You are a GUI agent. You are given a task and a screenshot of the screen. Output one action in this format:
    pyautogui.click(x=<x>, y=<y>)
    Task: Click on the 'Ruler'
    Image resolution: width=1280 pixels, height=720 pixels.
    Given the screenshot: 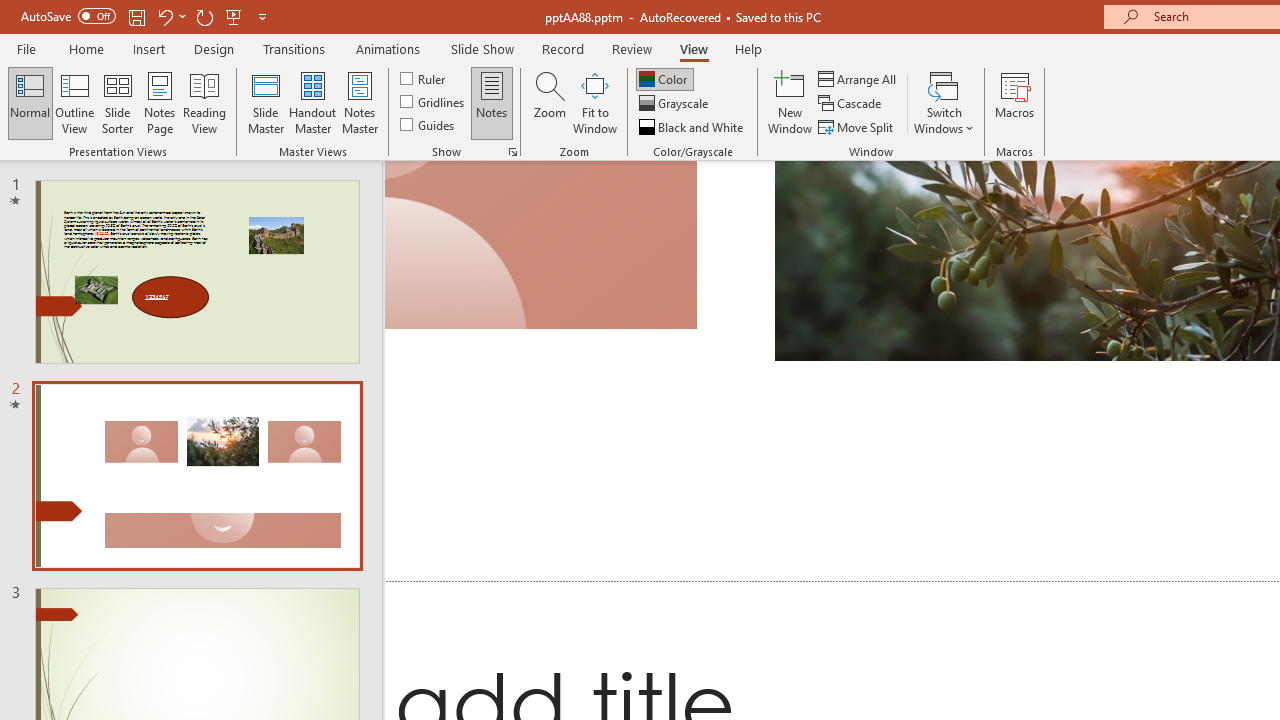 What is the action you would take?
    pyautogui.click(x=423, y=77)
    